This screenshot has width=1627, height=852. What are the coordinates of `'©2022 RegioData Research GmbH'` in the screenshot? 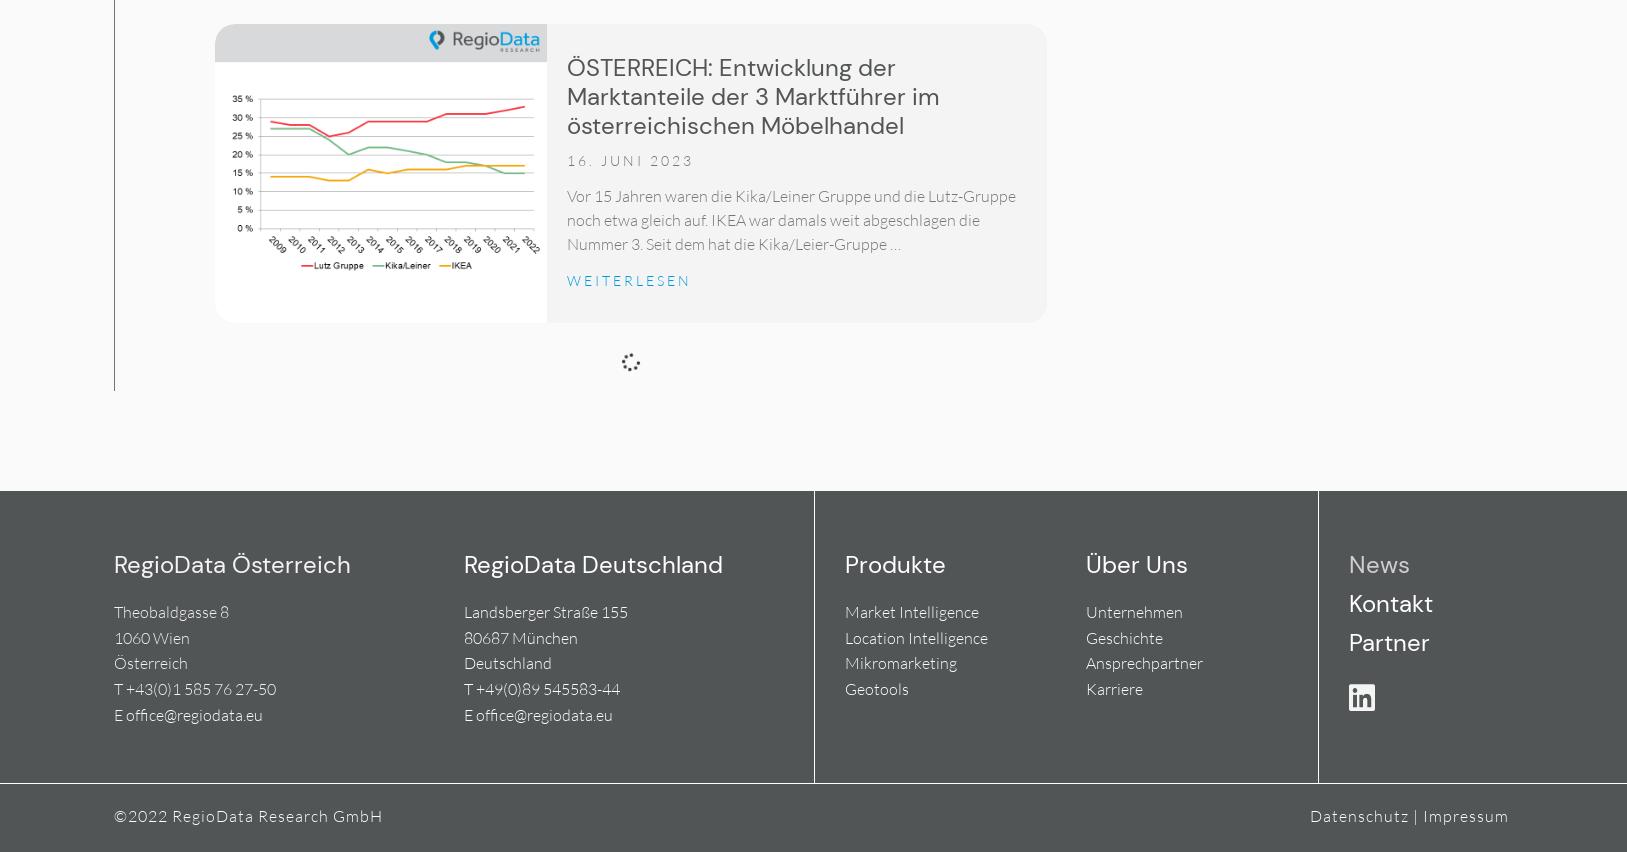 It's located at (112, 814).